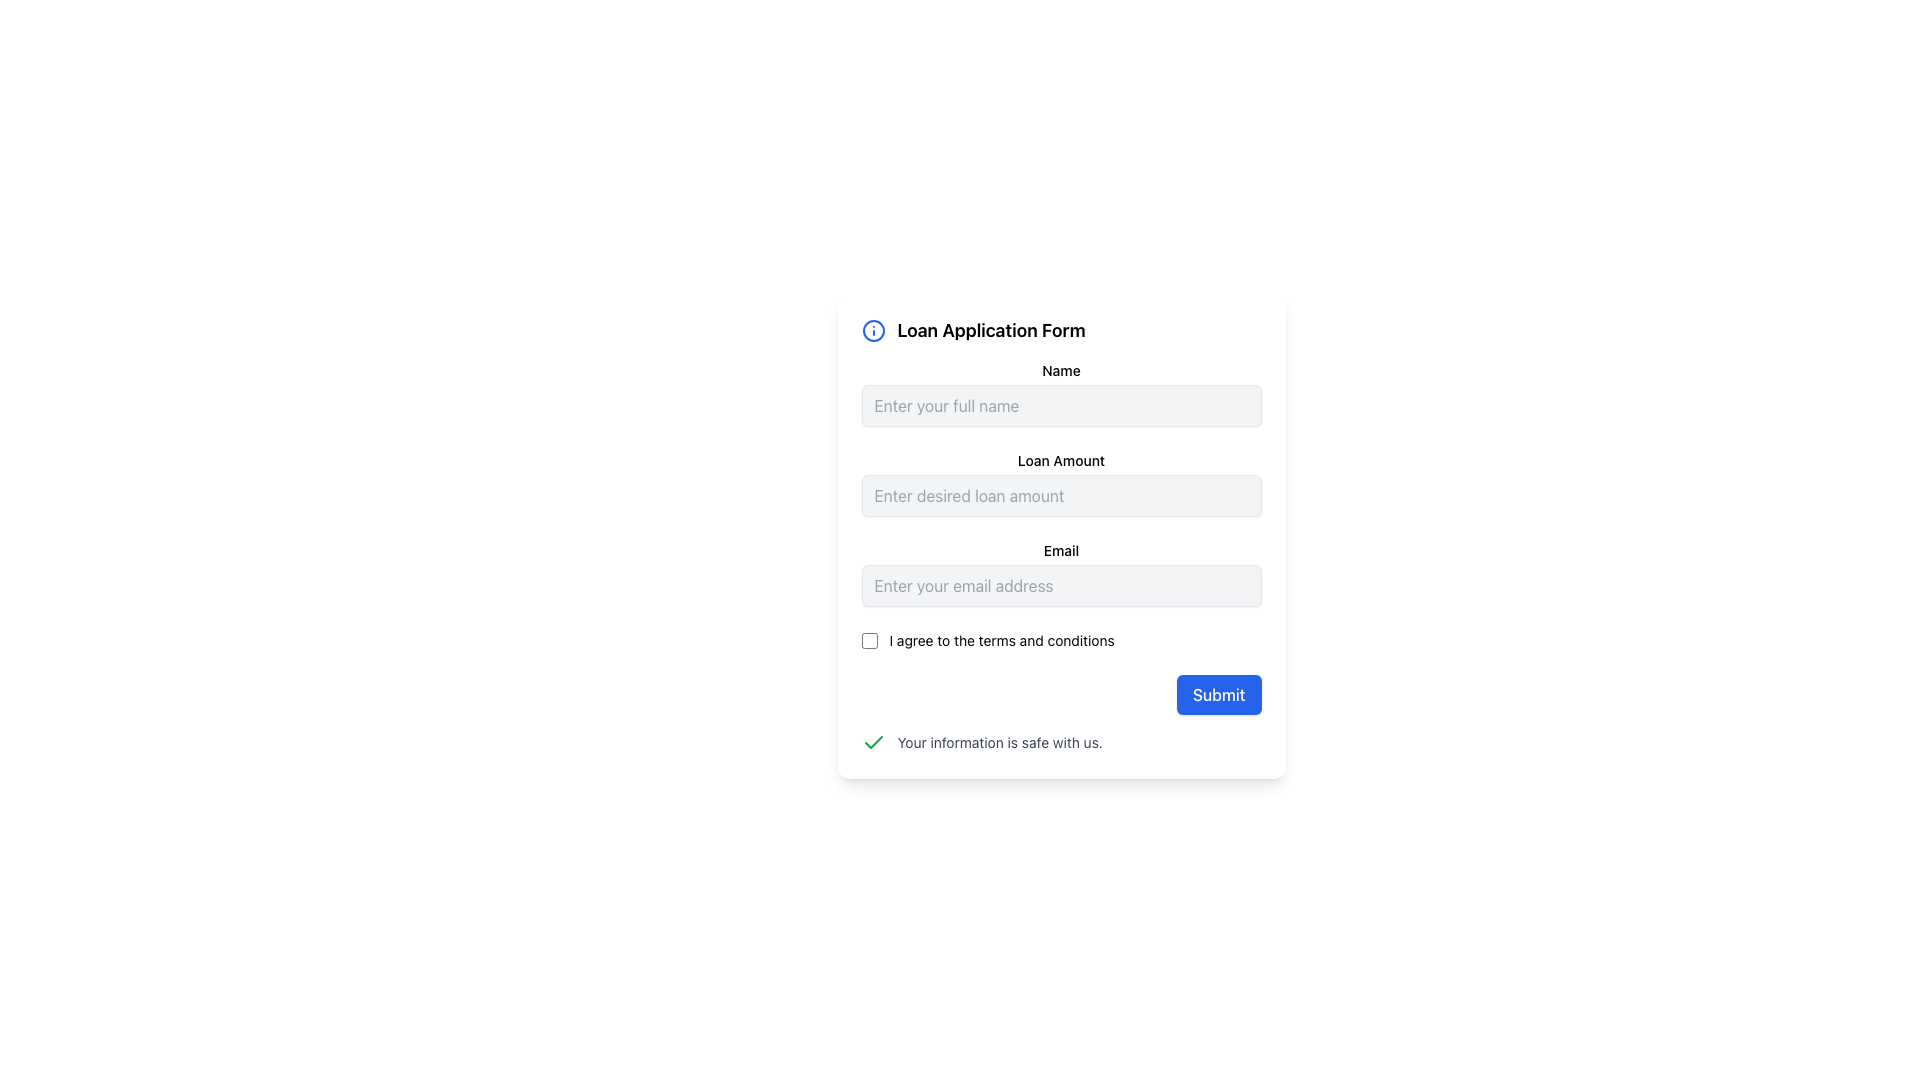  What do you see at coordinates (1002, 640) in the screenshot?
I see `the static text label that states 'I agree to the terms and conditions', which is styled in a smaller font and positioned adjacent to a checkbox` at bounding box center [1002, 640].